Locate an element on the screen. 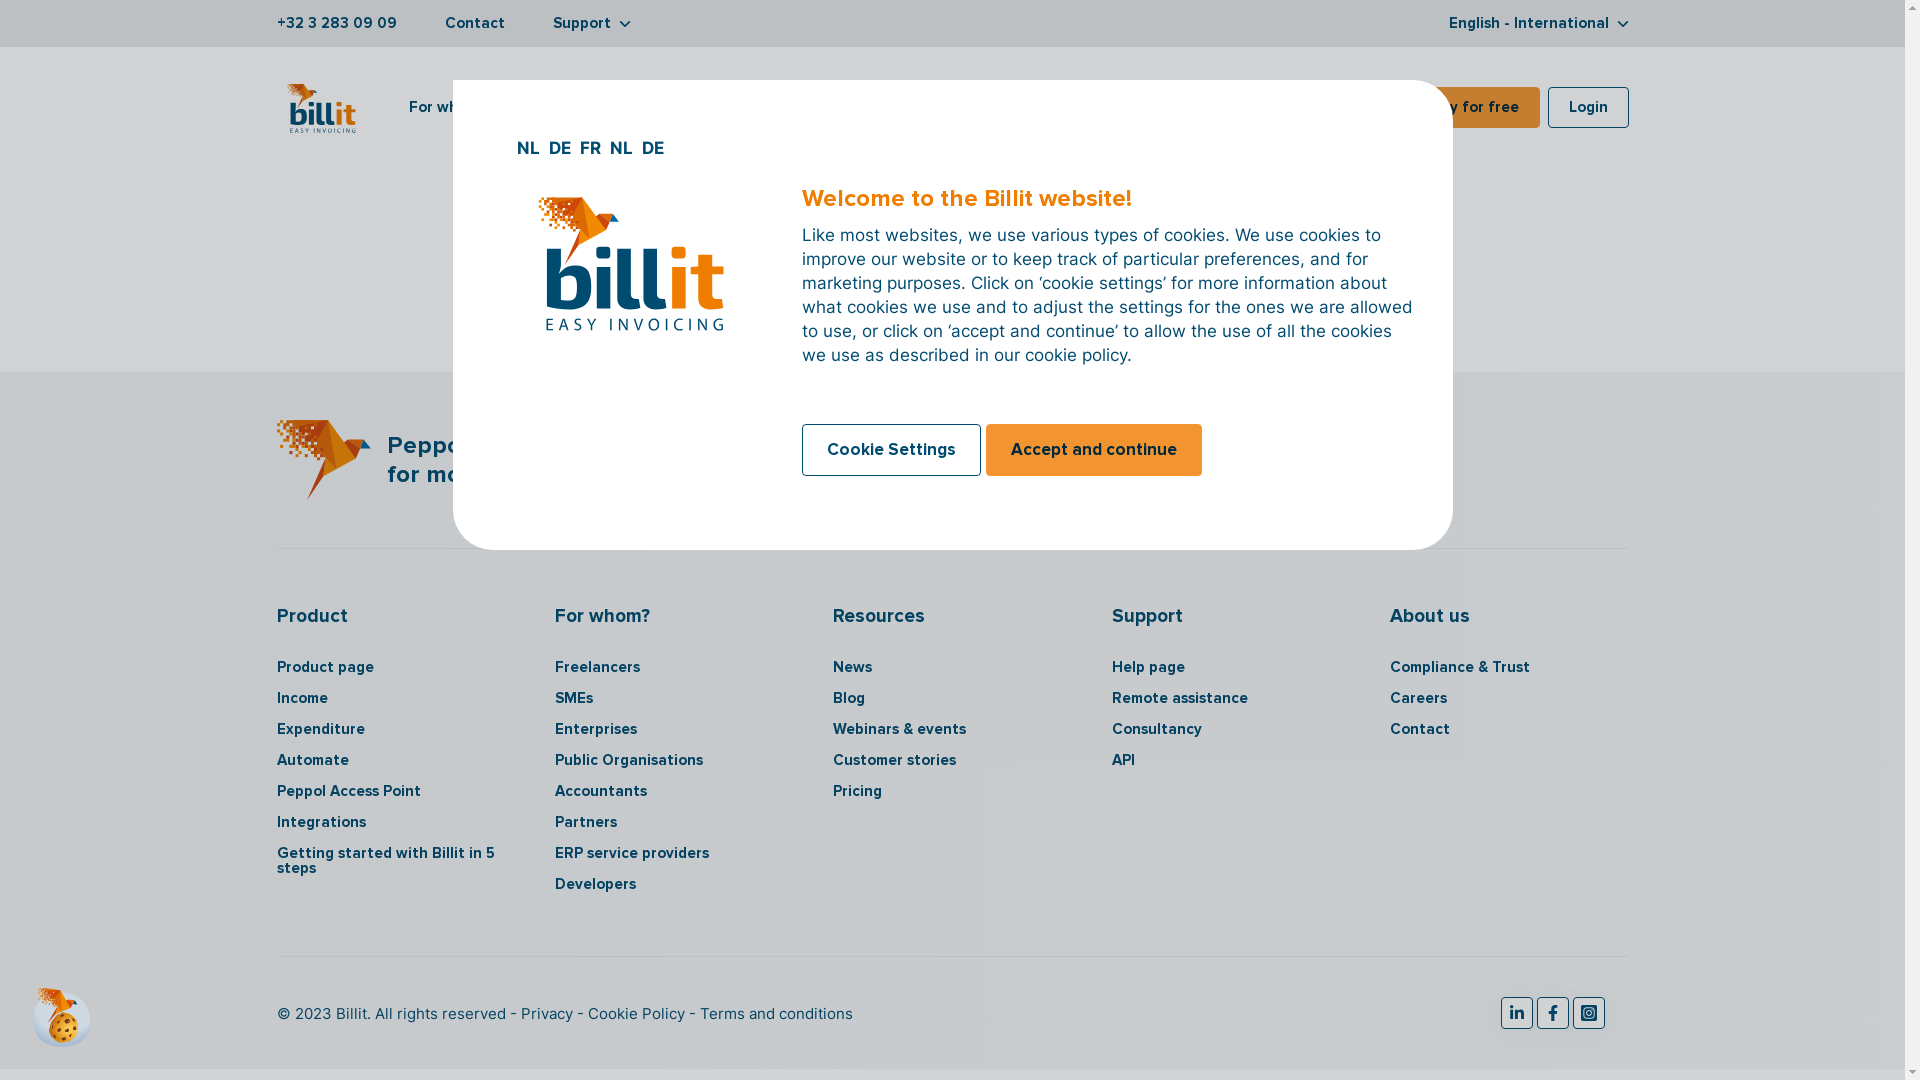 Image resolution: width=1920 pixels, height=1080 pixels. 'Try for free' is located at coordinates (1413, 106).